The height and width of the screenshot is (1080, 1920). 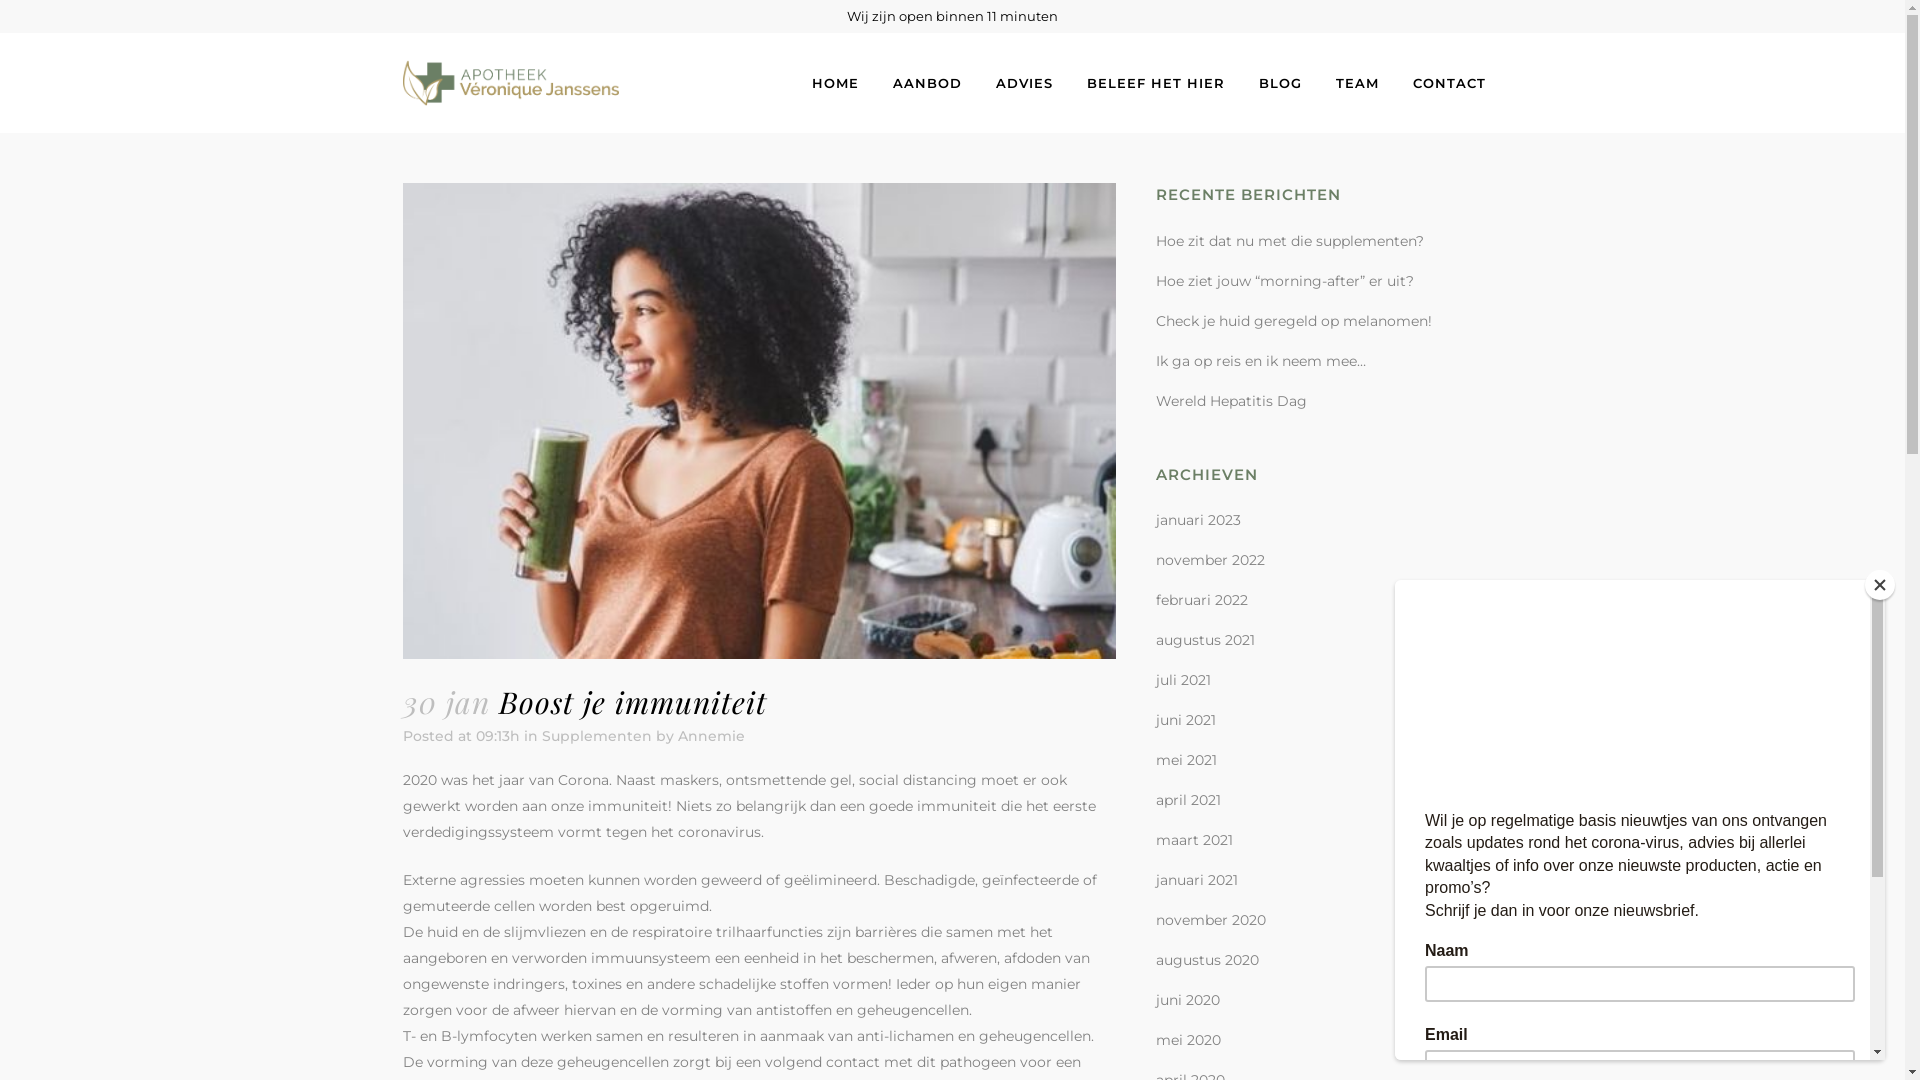 I want to click on 'TEAM', so click(x=1356, y=82).